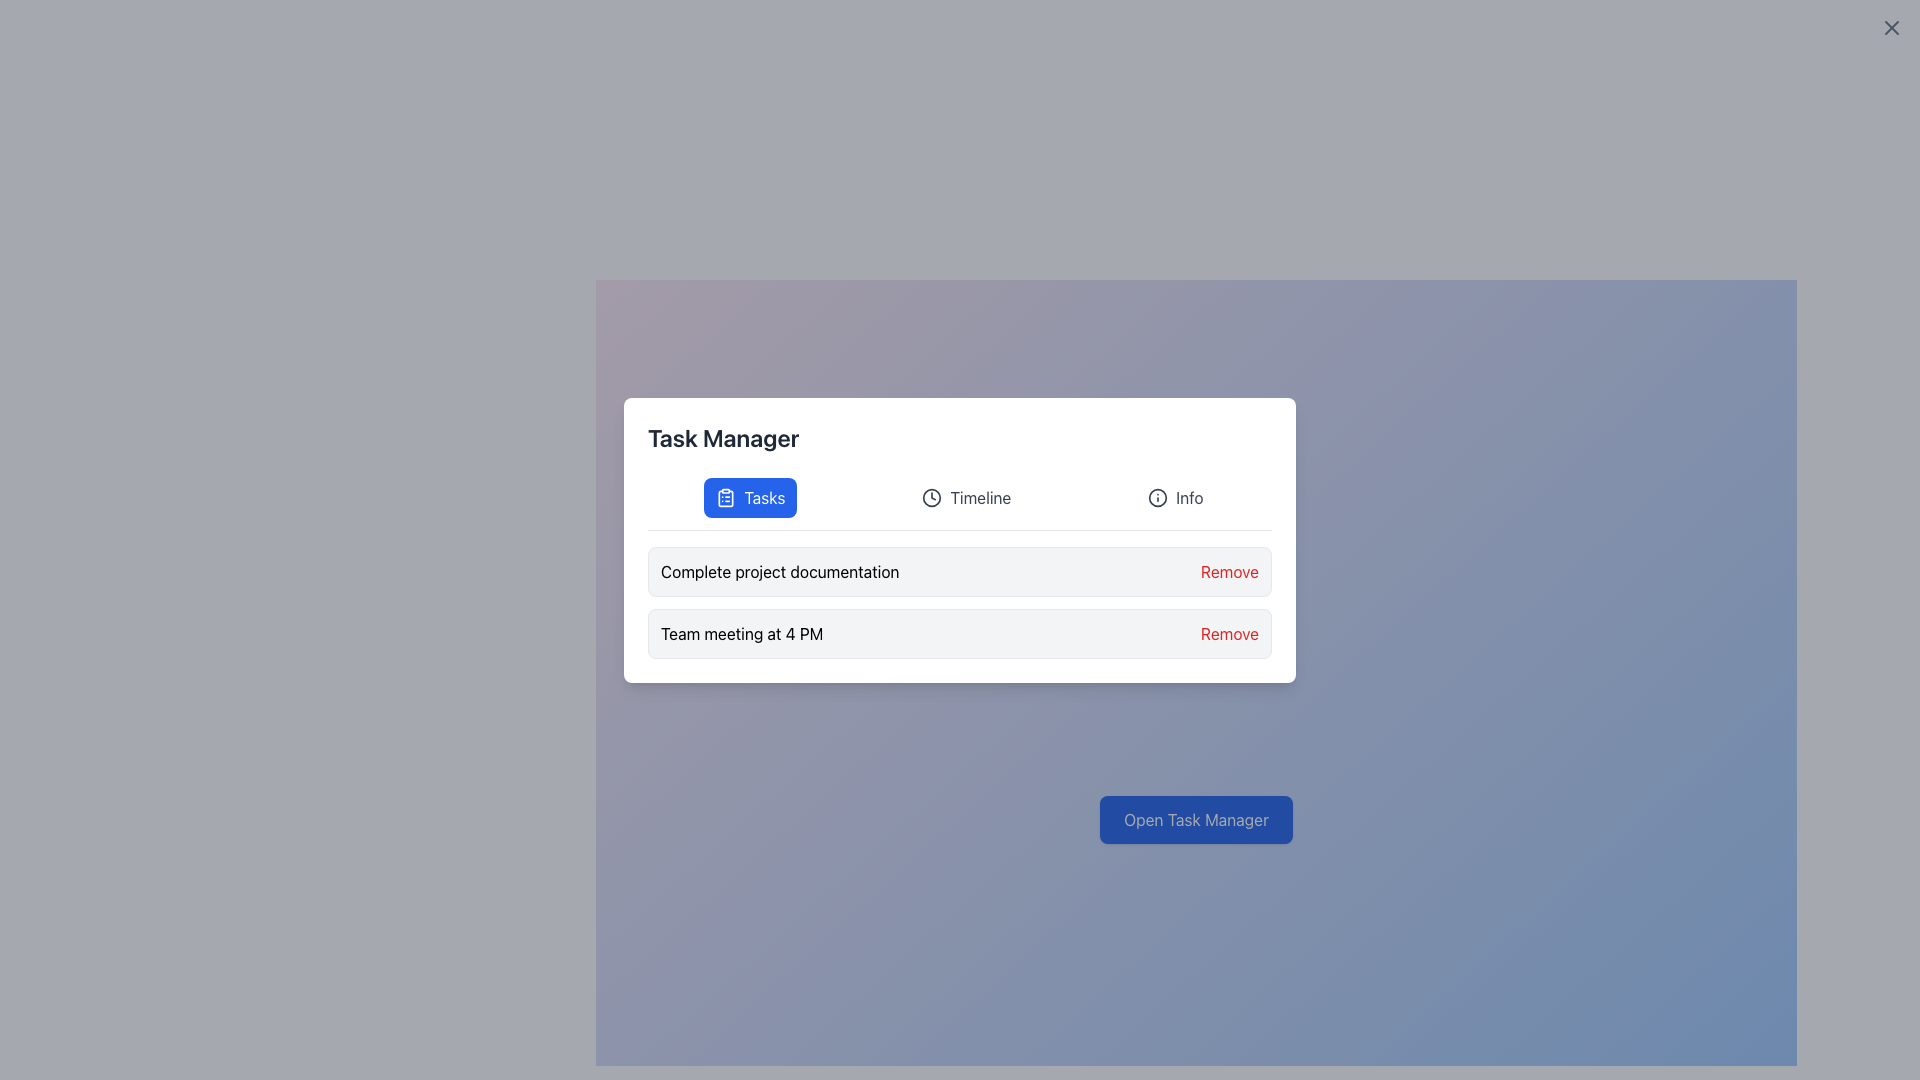 This screenshot has height=1080, width=1920. What do you see at coordinates (1890, 27) in the screenshot?
I see `the Close Button located at the top-right corner of the modal` at bounding box center [1890, 27].